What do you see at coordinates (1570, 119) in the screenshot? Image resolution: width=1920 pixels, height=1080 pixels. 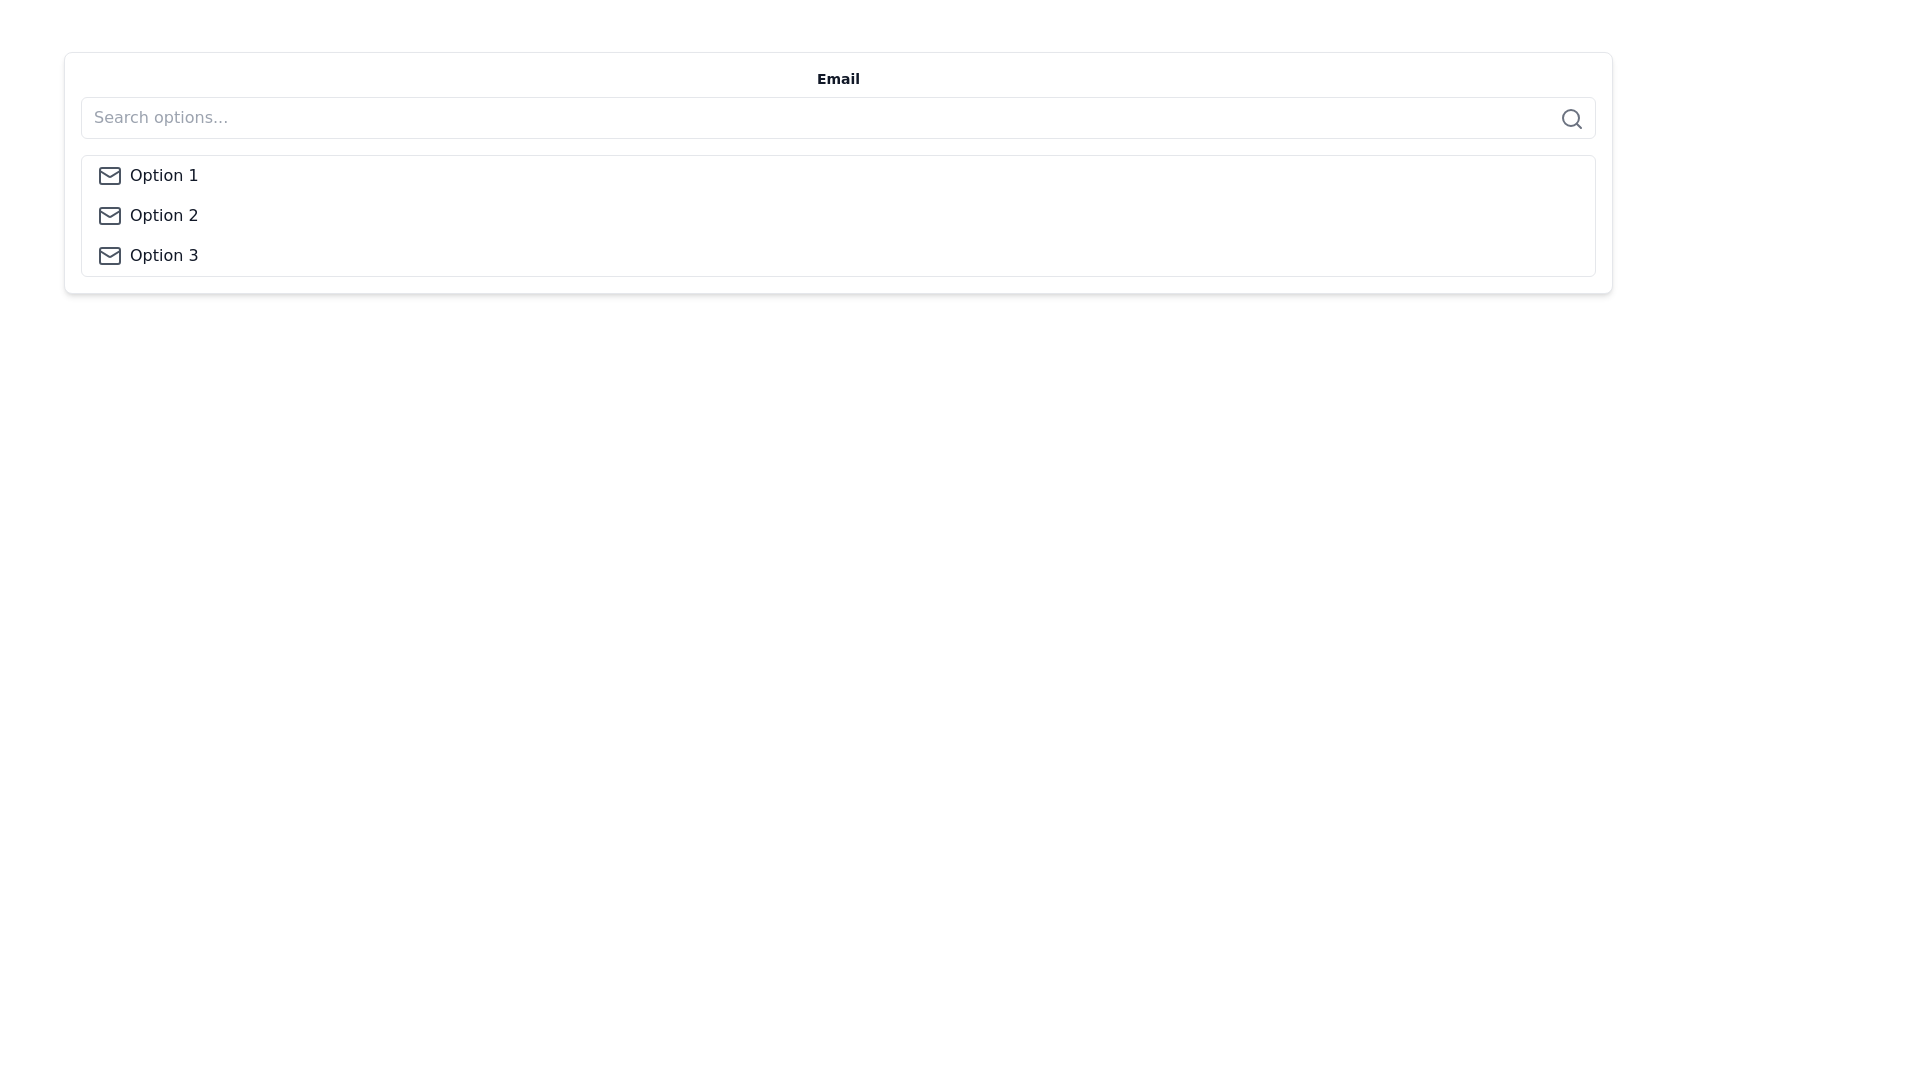 I see `the magnifying glass icon representing the search function, located at the right end of the search input field, to initiate a search` at bounding box center [1570, 119].